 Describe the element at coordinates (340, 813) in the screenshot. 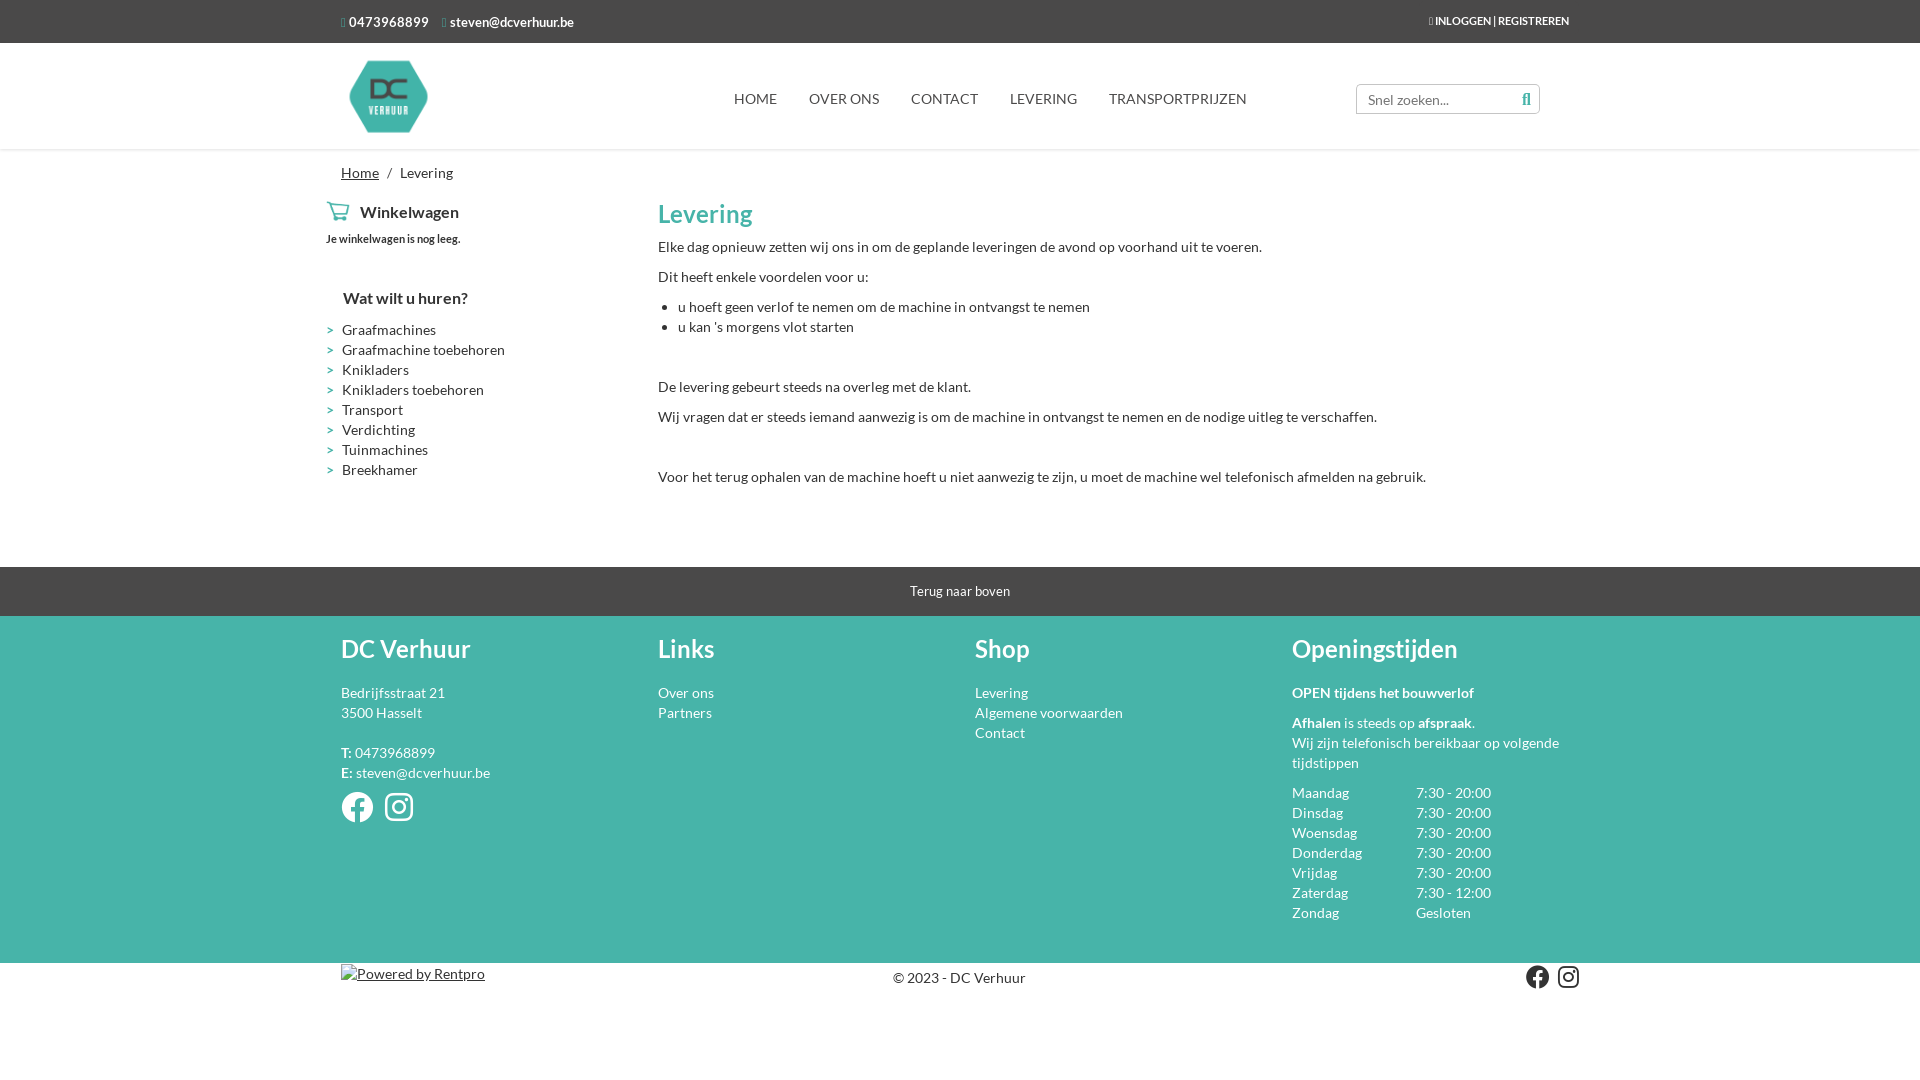

I see `'Facebook'` at that location.